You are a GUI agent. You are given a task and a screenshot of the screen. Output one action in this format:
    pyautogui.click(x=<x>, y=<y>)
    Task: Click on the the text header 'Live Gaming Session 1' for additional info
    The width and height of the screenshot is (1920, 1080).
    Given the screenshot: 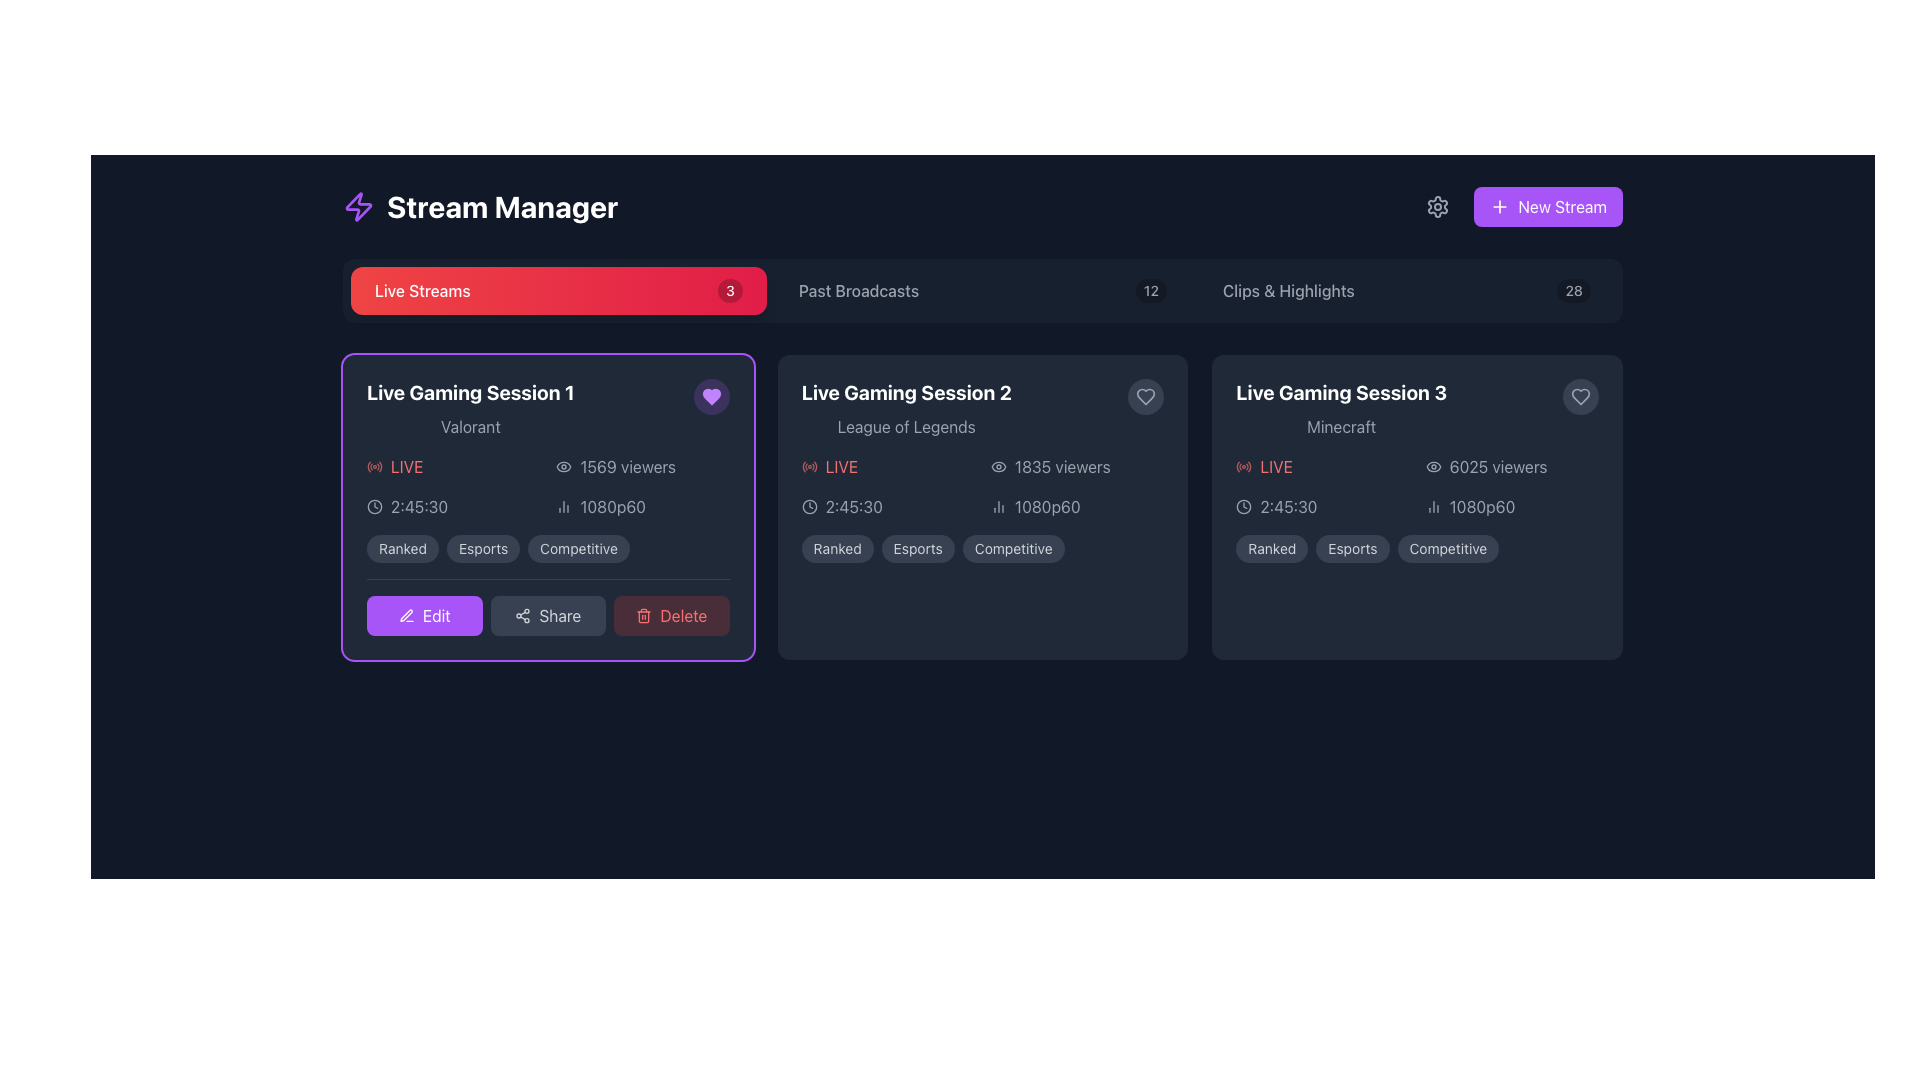 What is the action you would take?
    pyautogui.click(x=548, y=407)
    